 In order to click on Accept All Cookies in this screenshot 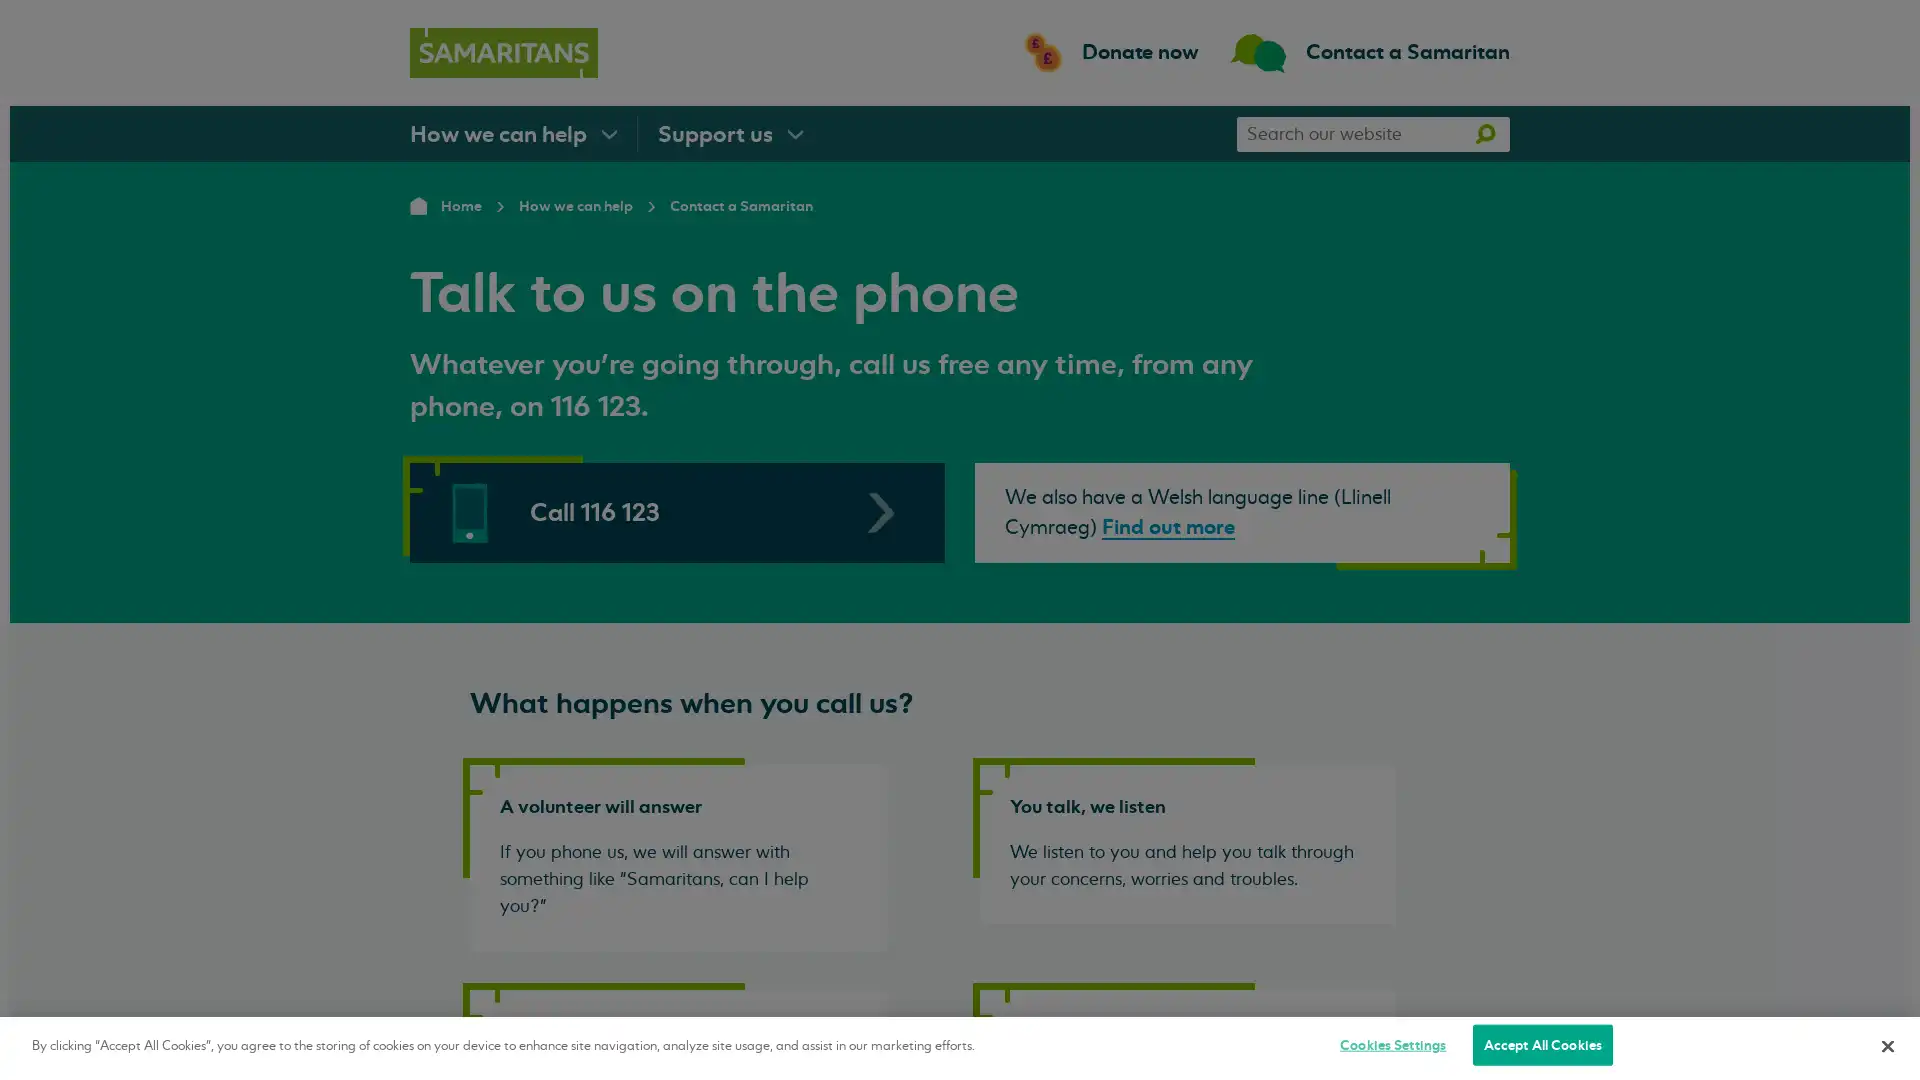, I will do `click(1541, 1044)`.